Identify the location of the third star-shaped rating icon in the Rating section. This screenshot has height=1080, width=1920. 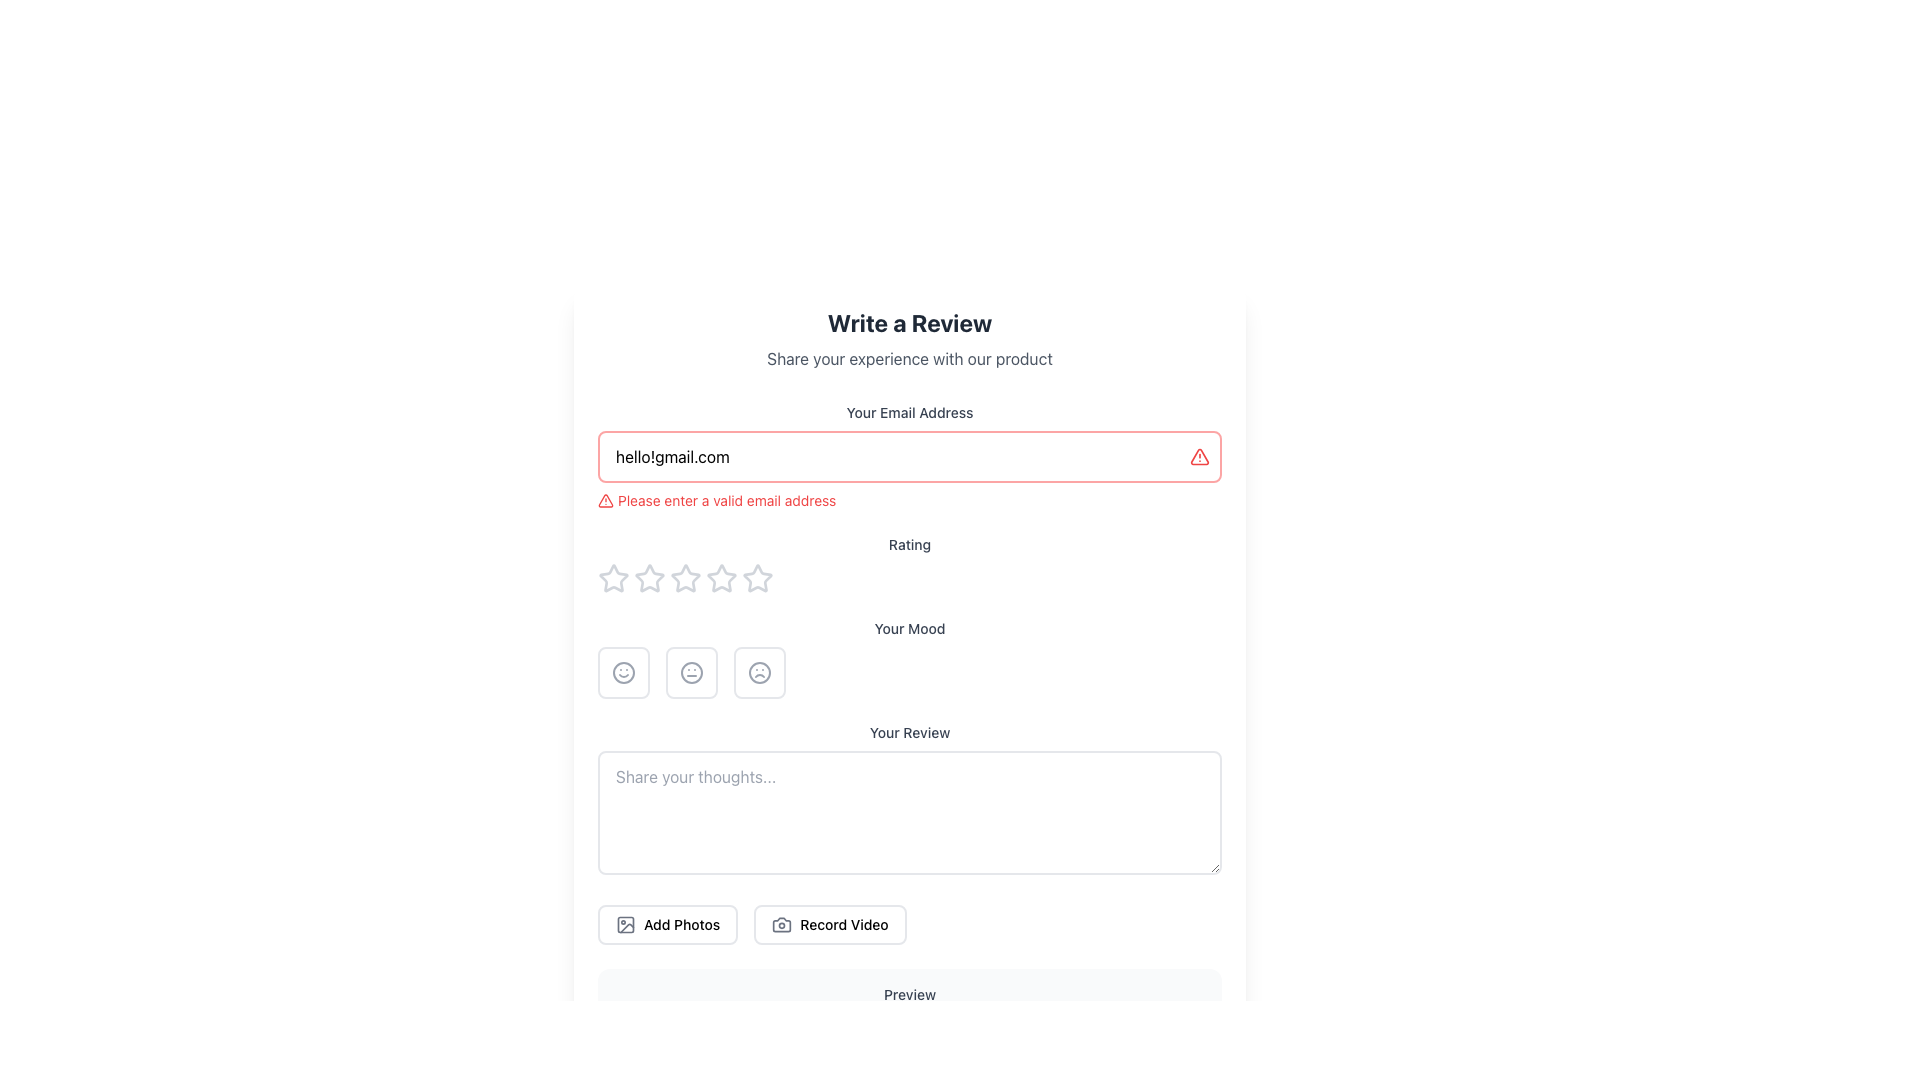
(720, 578).